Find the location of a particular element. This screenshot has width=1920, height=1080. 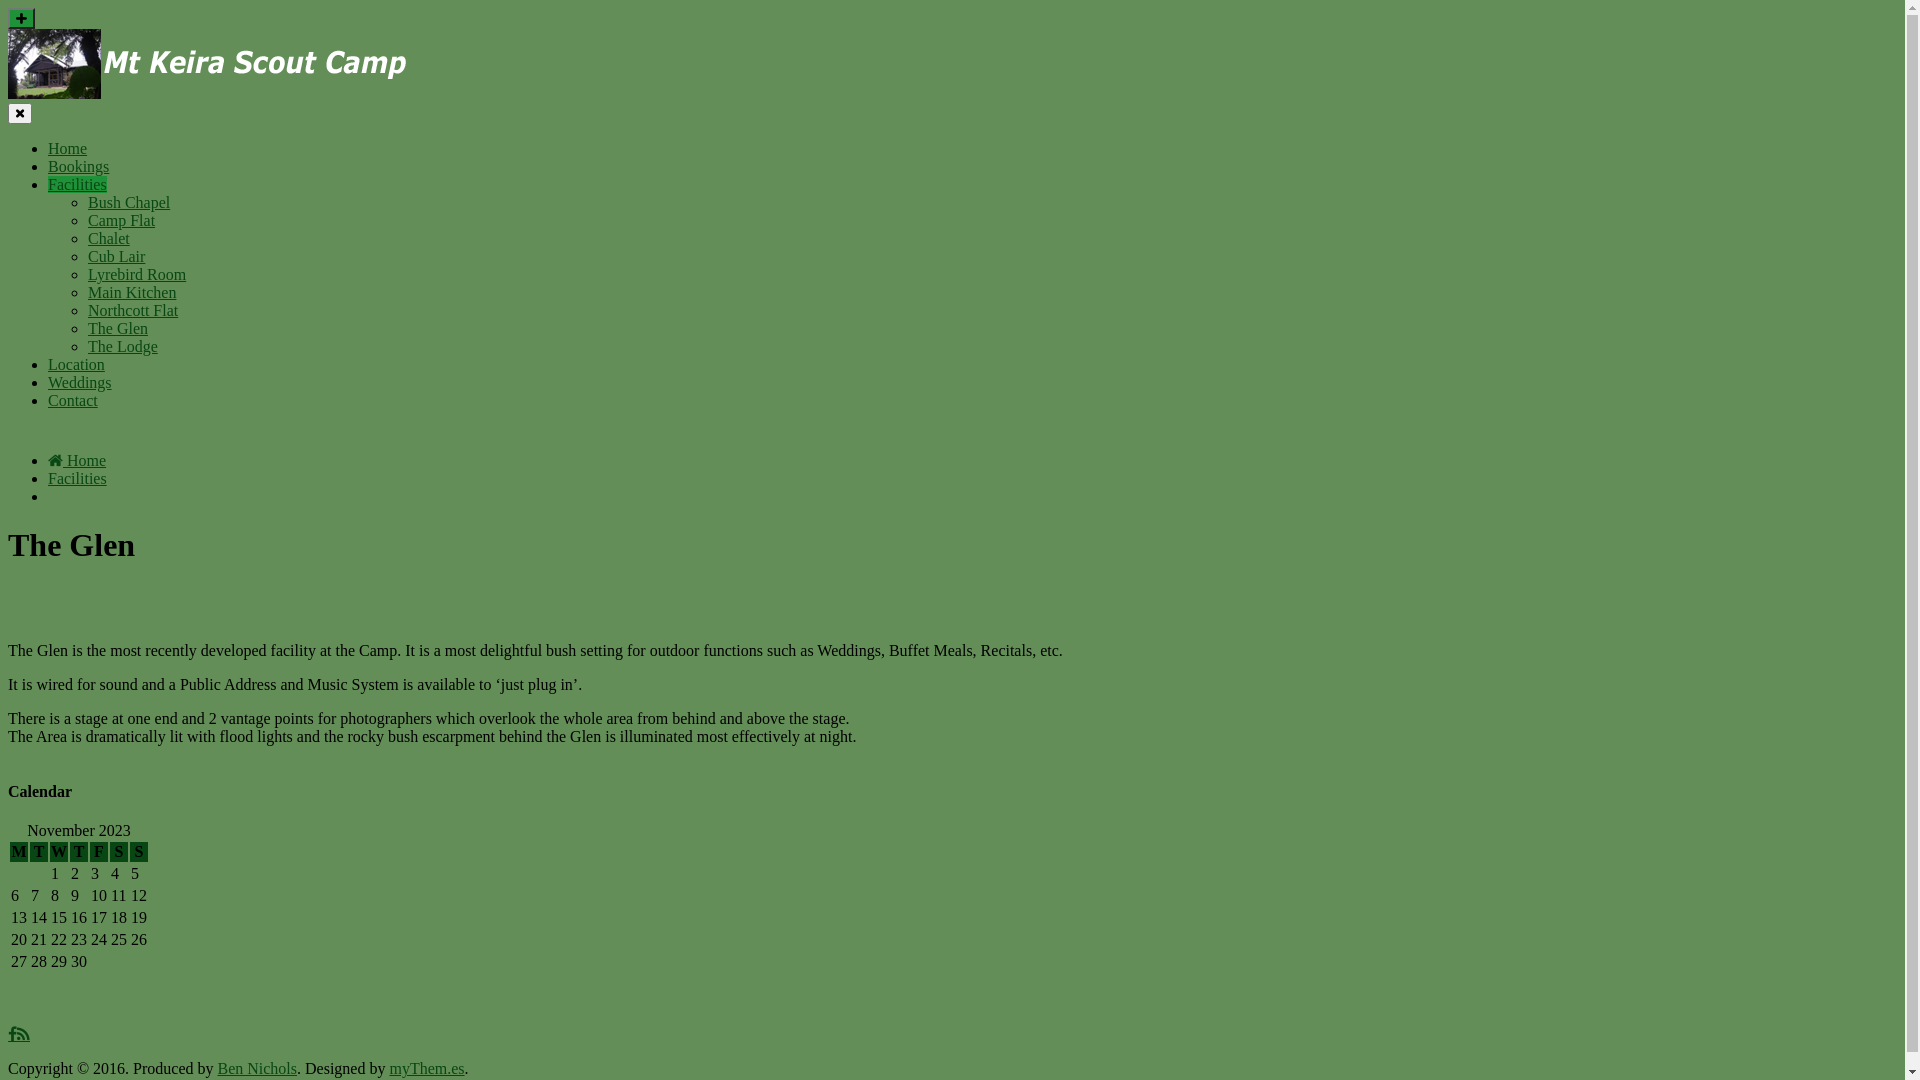

'Cub Lair' is located at coordinates (115, 255).